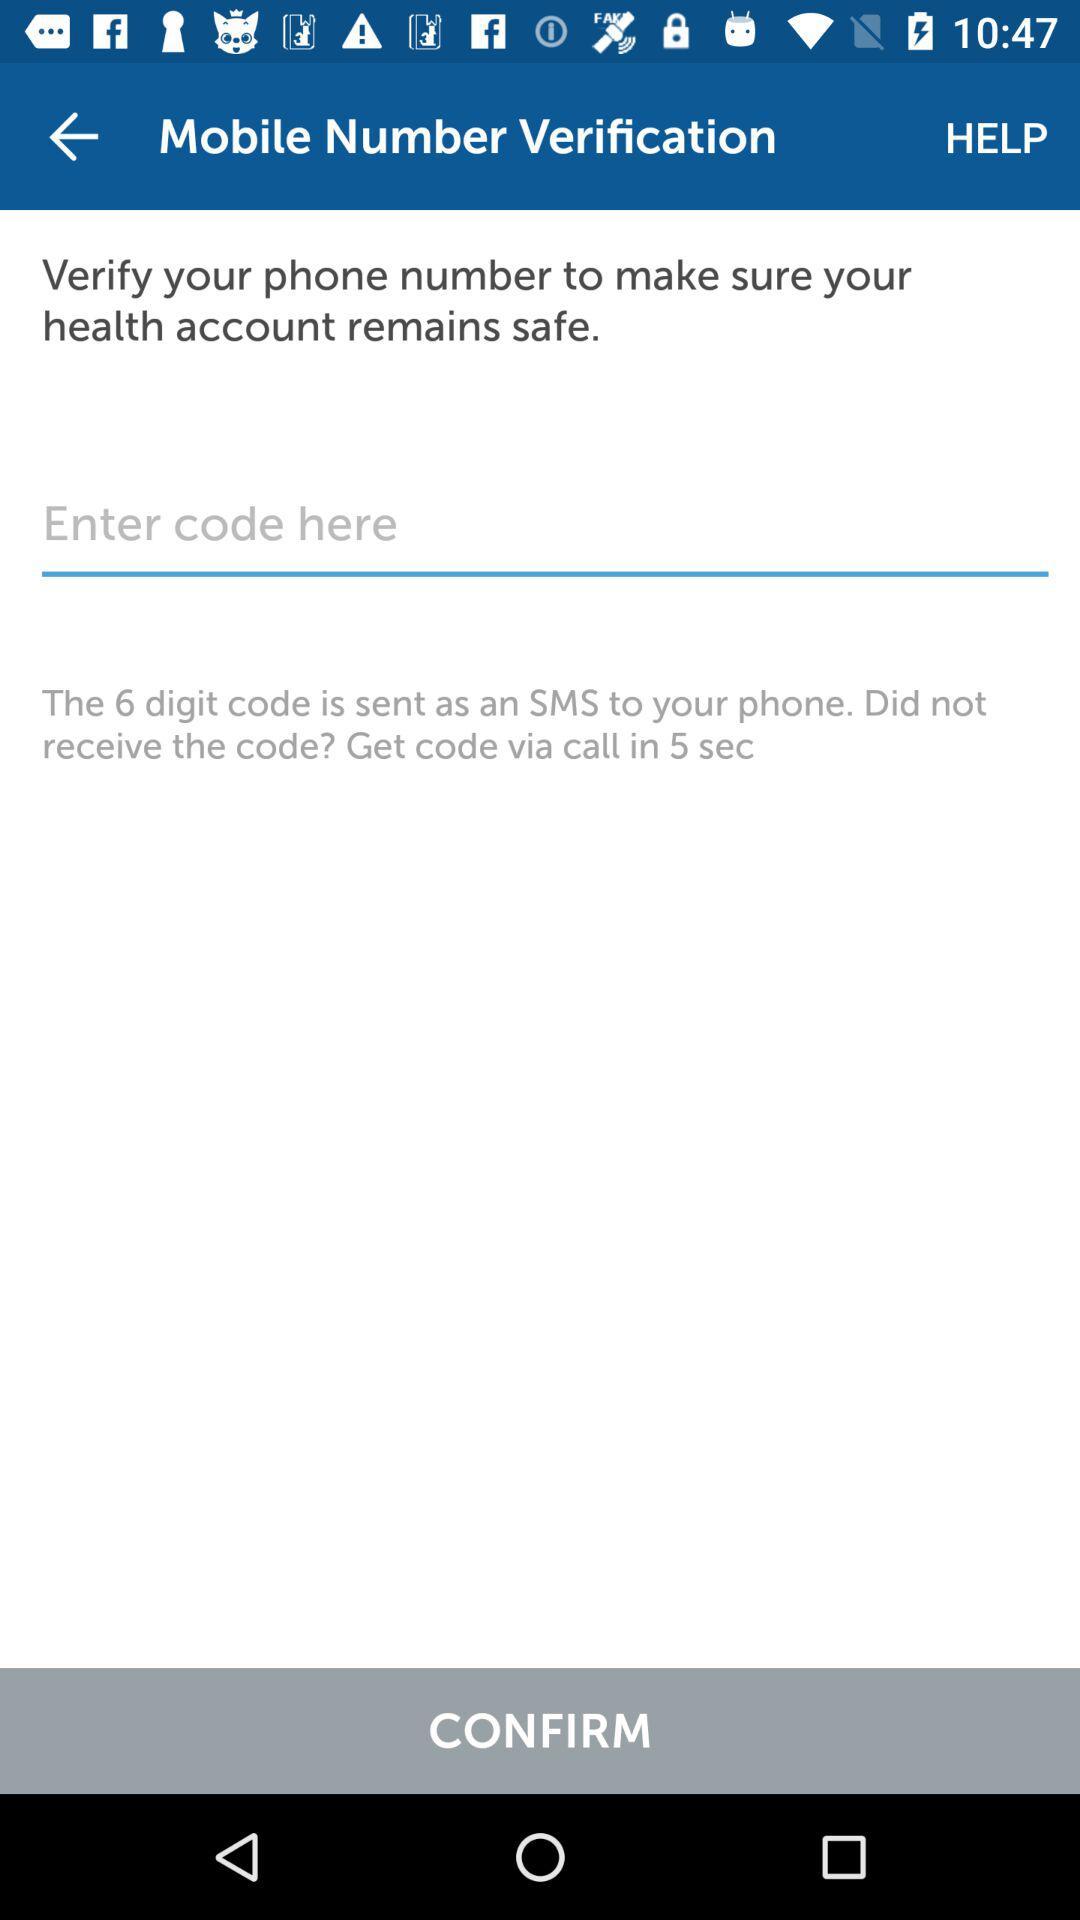  I want to click on code, so click(545, 533).